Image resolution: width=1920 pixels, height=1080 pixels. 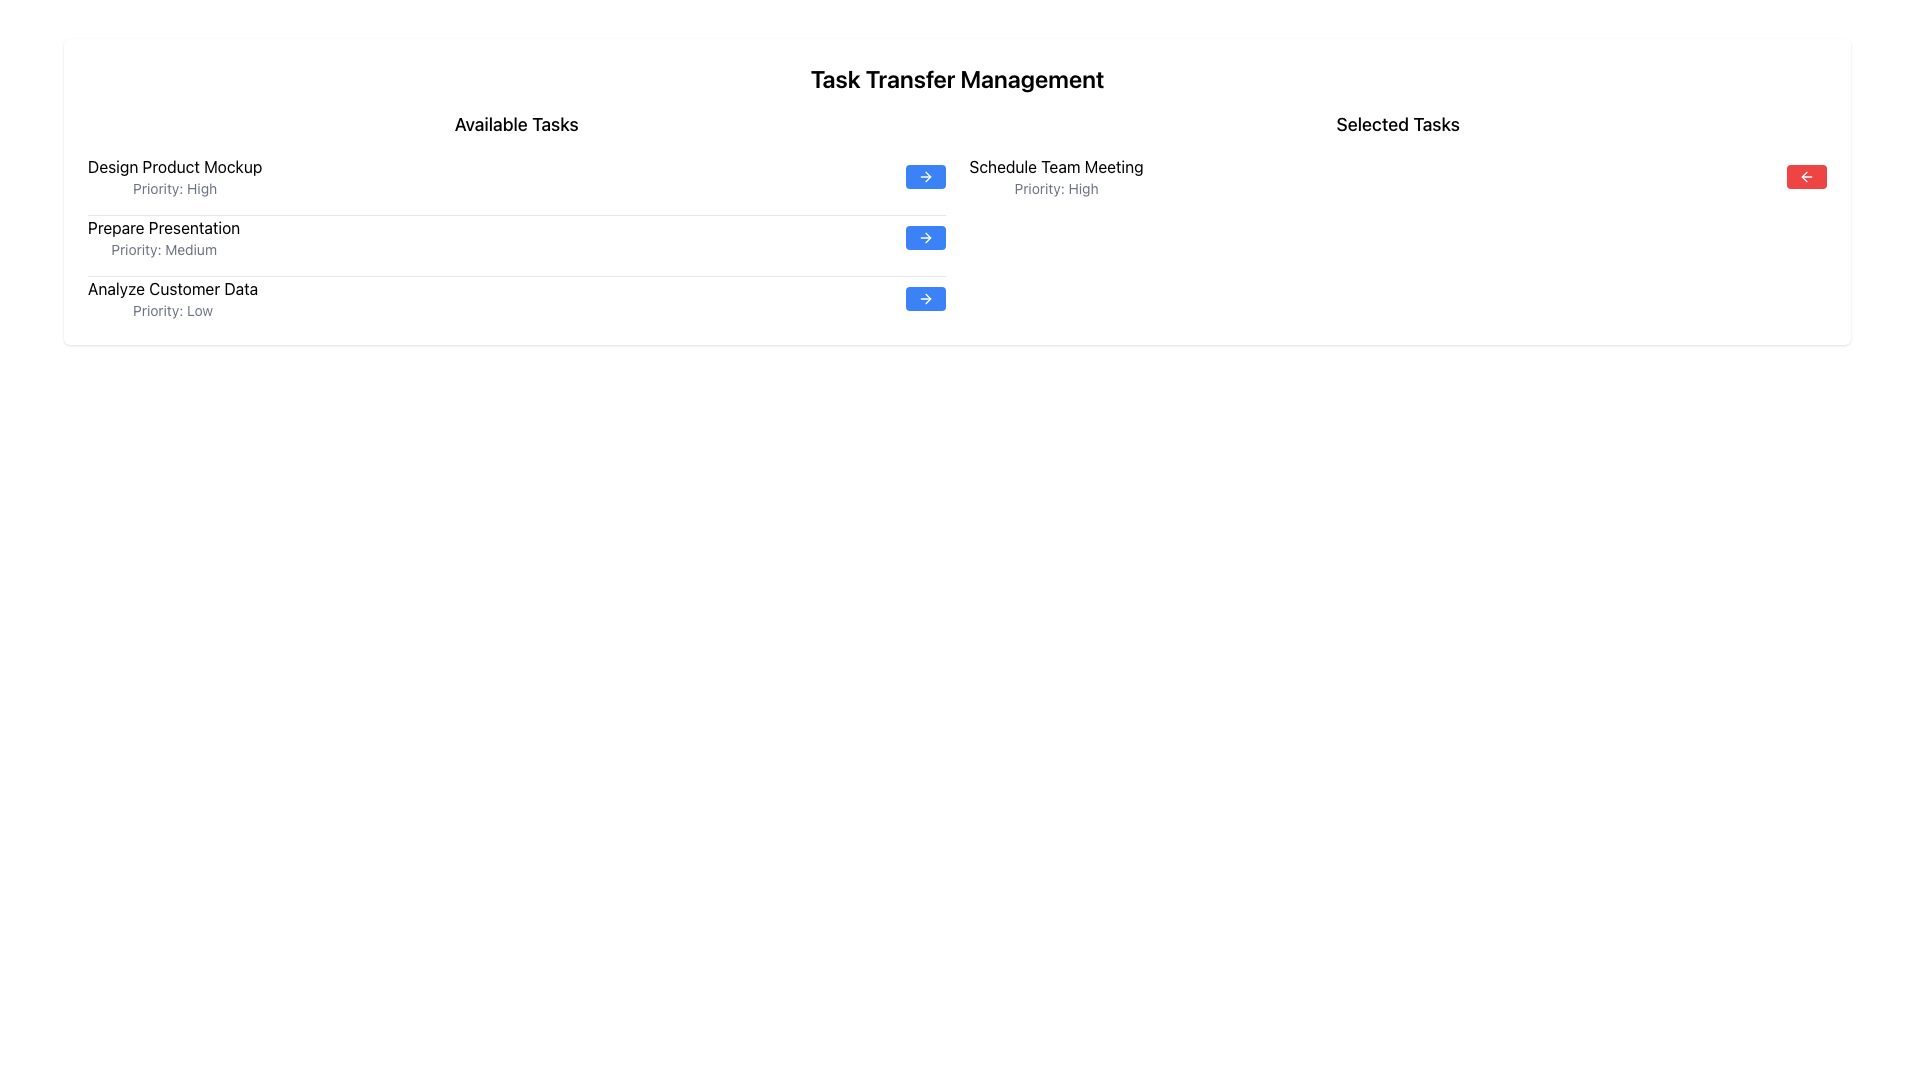 I want to click on the button located at the far right of the 'Analyze Customer Data' task row, which is aligned with the 'Priority: Low' text to trigger a visual state change, so click(x=924, y=299).